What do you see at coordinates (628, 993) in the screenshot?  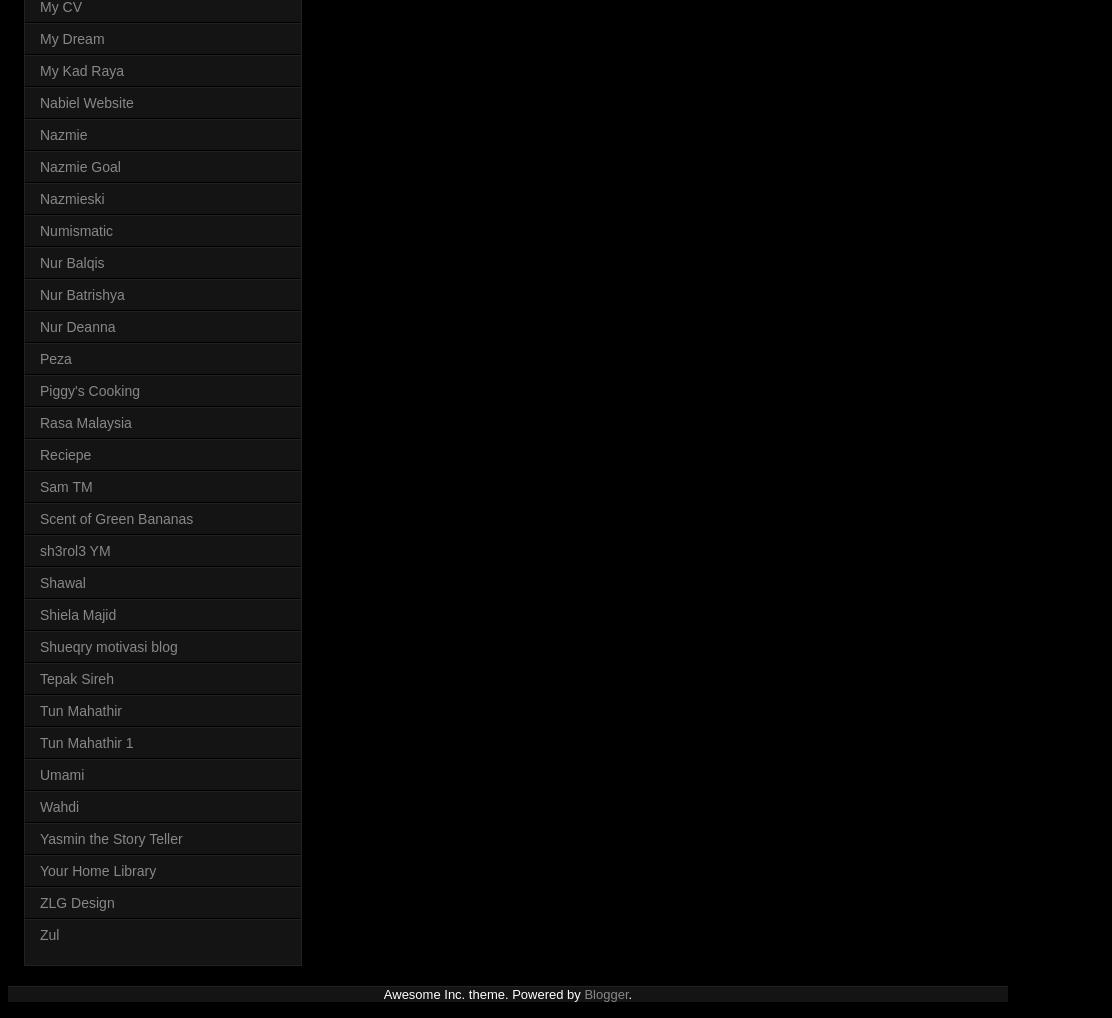 I see `'.'` at bounding box center [628, 993].